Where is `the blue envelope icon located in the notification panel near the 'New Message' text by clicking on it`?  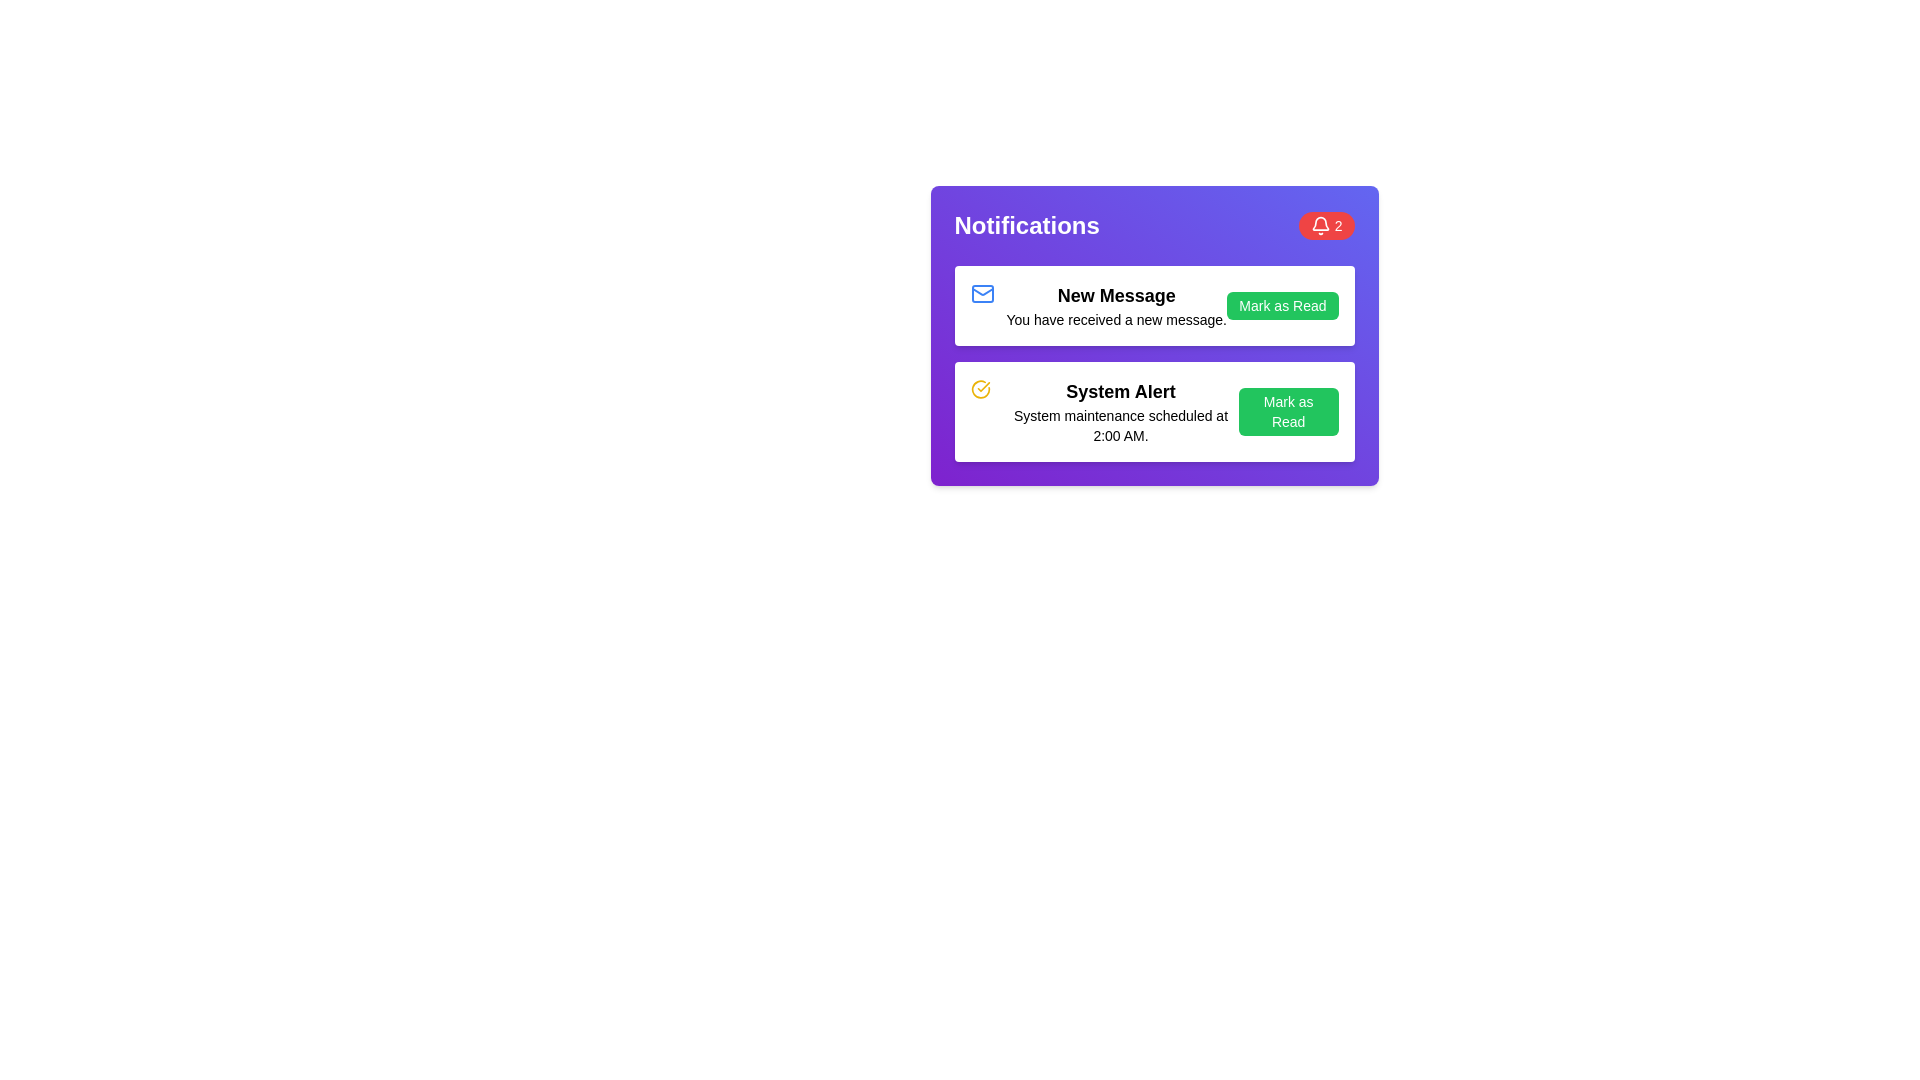
the blue envelope icon located in the notification panel near the 'New Message' text by clicking on it is located at coordinates (982, 293).